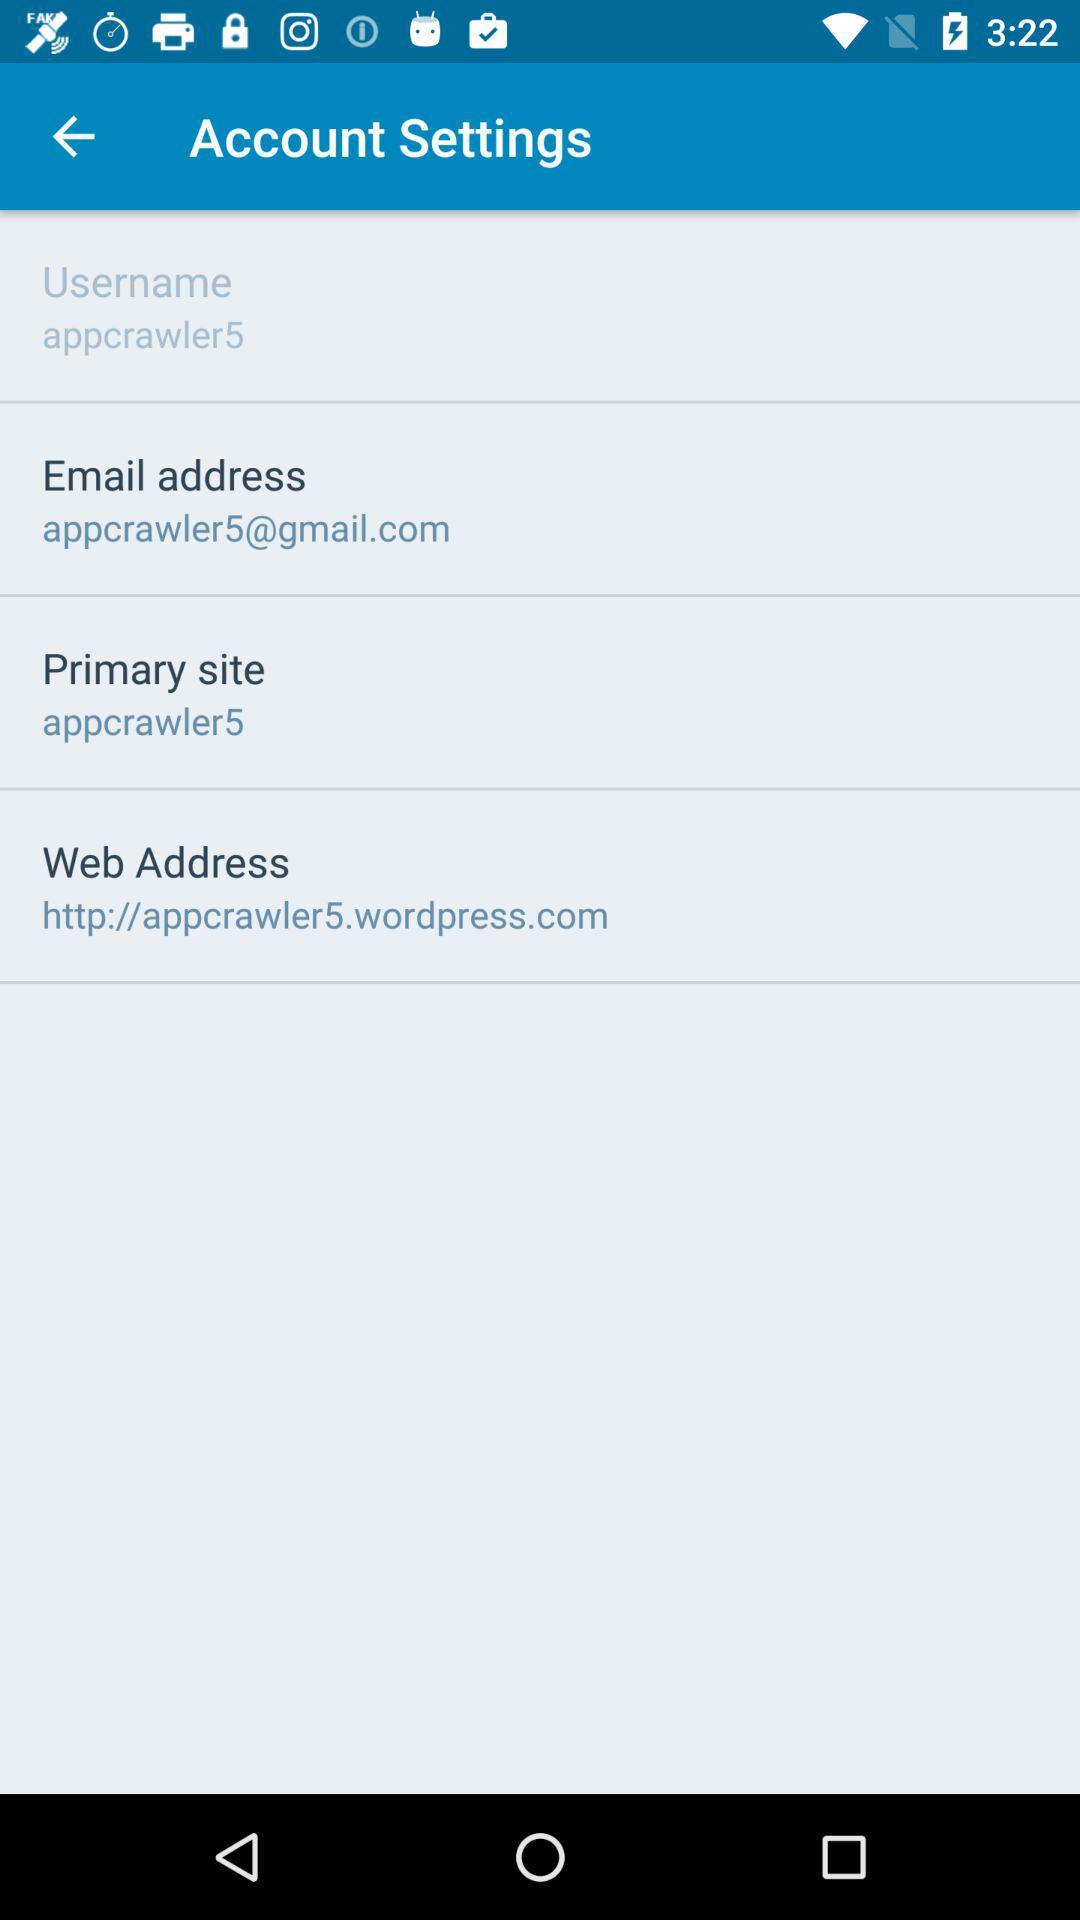  What do you see at coordinates (165, 860) in the screenshot?
I see `the item below appcrawler5 icon` at bounding box center [165, 860].